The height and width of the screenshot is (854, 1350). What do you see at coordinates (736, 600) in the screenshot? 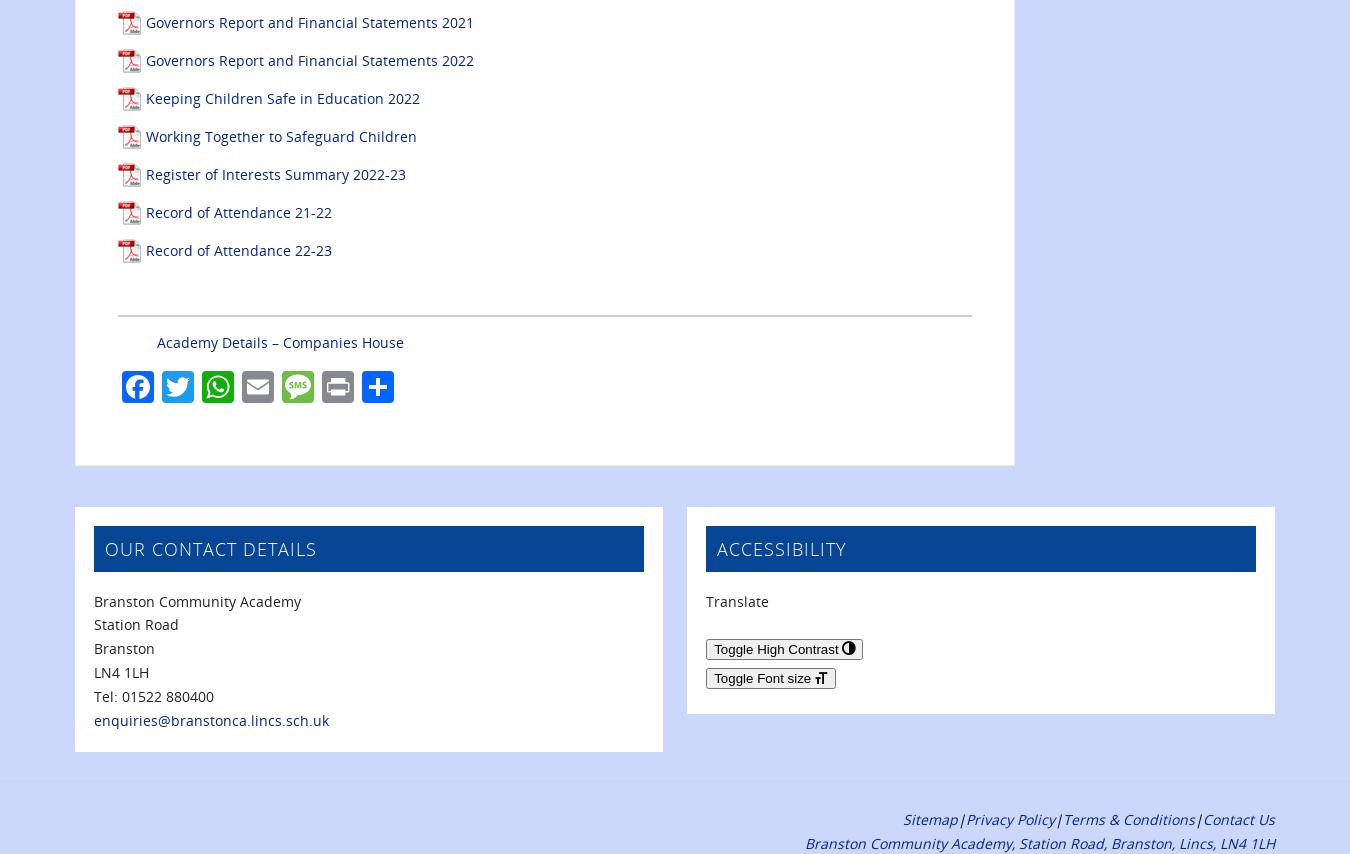
I see `'Translate'` at bounding box center [736, 600].